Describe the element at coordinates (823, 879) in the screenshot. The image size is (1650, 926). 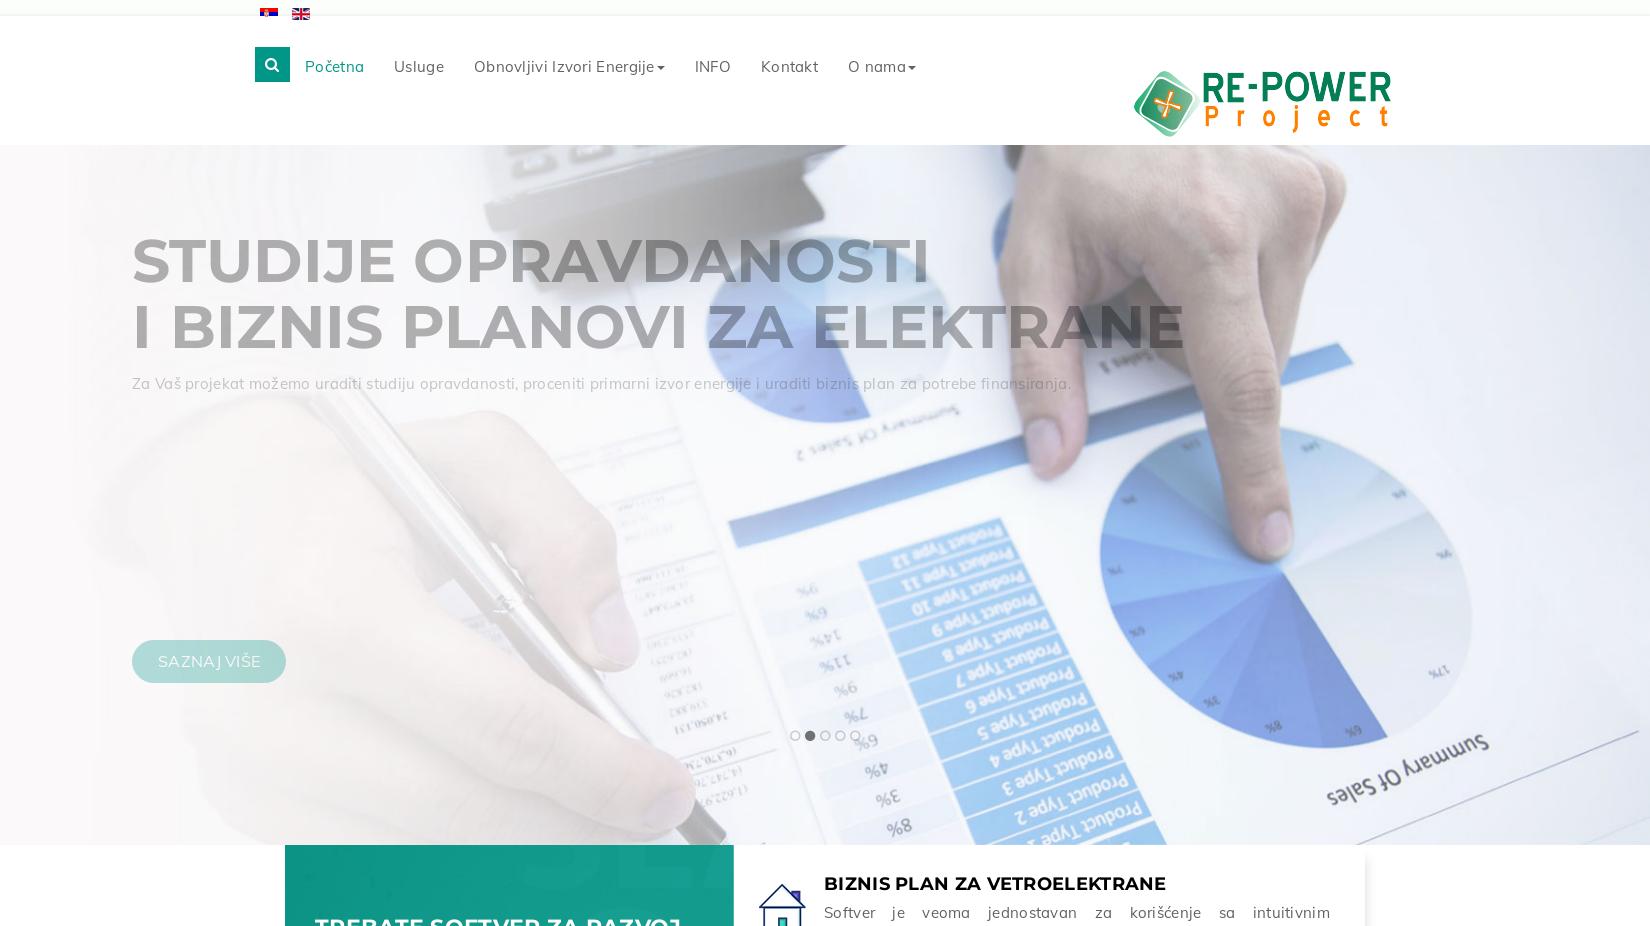
I see `'Biznis plan za vetroelektrane'` at that location.